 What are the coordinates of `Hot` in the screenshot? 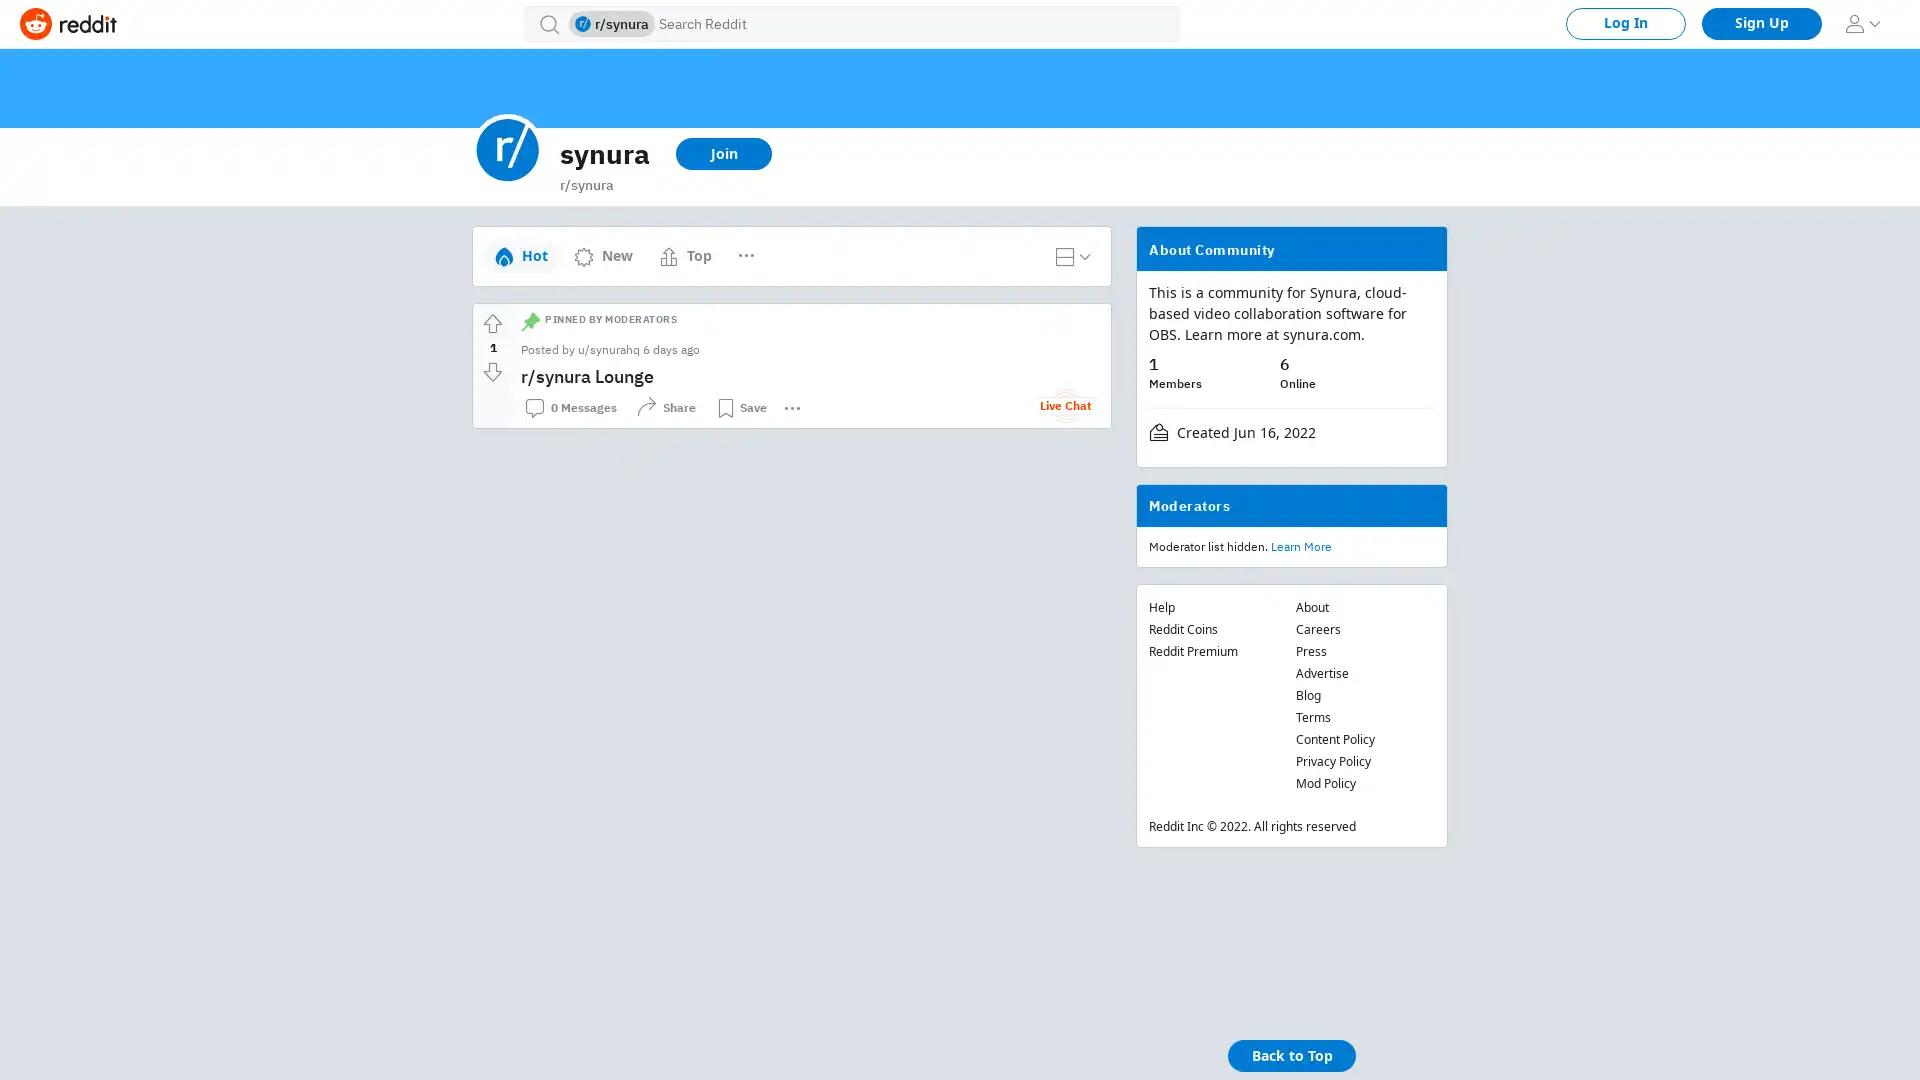 It's located at (521, 254).